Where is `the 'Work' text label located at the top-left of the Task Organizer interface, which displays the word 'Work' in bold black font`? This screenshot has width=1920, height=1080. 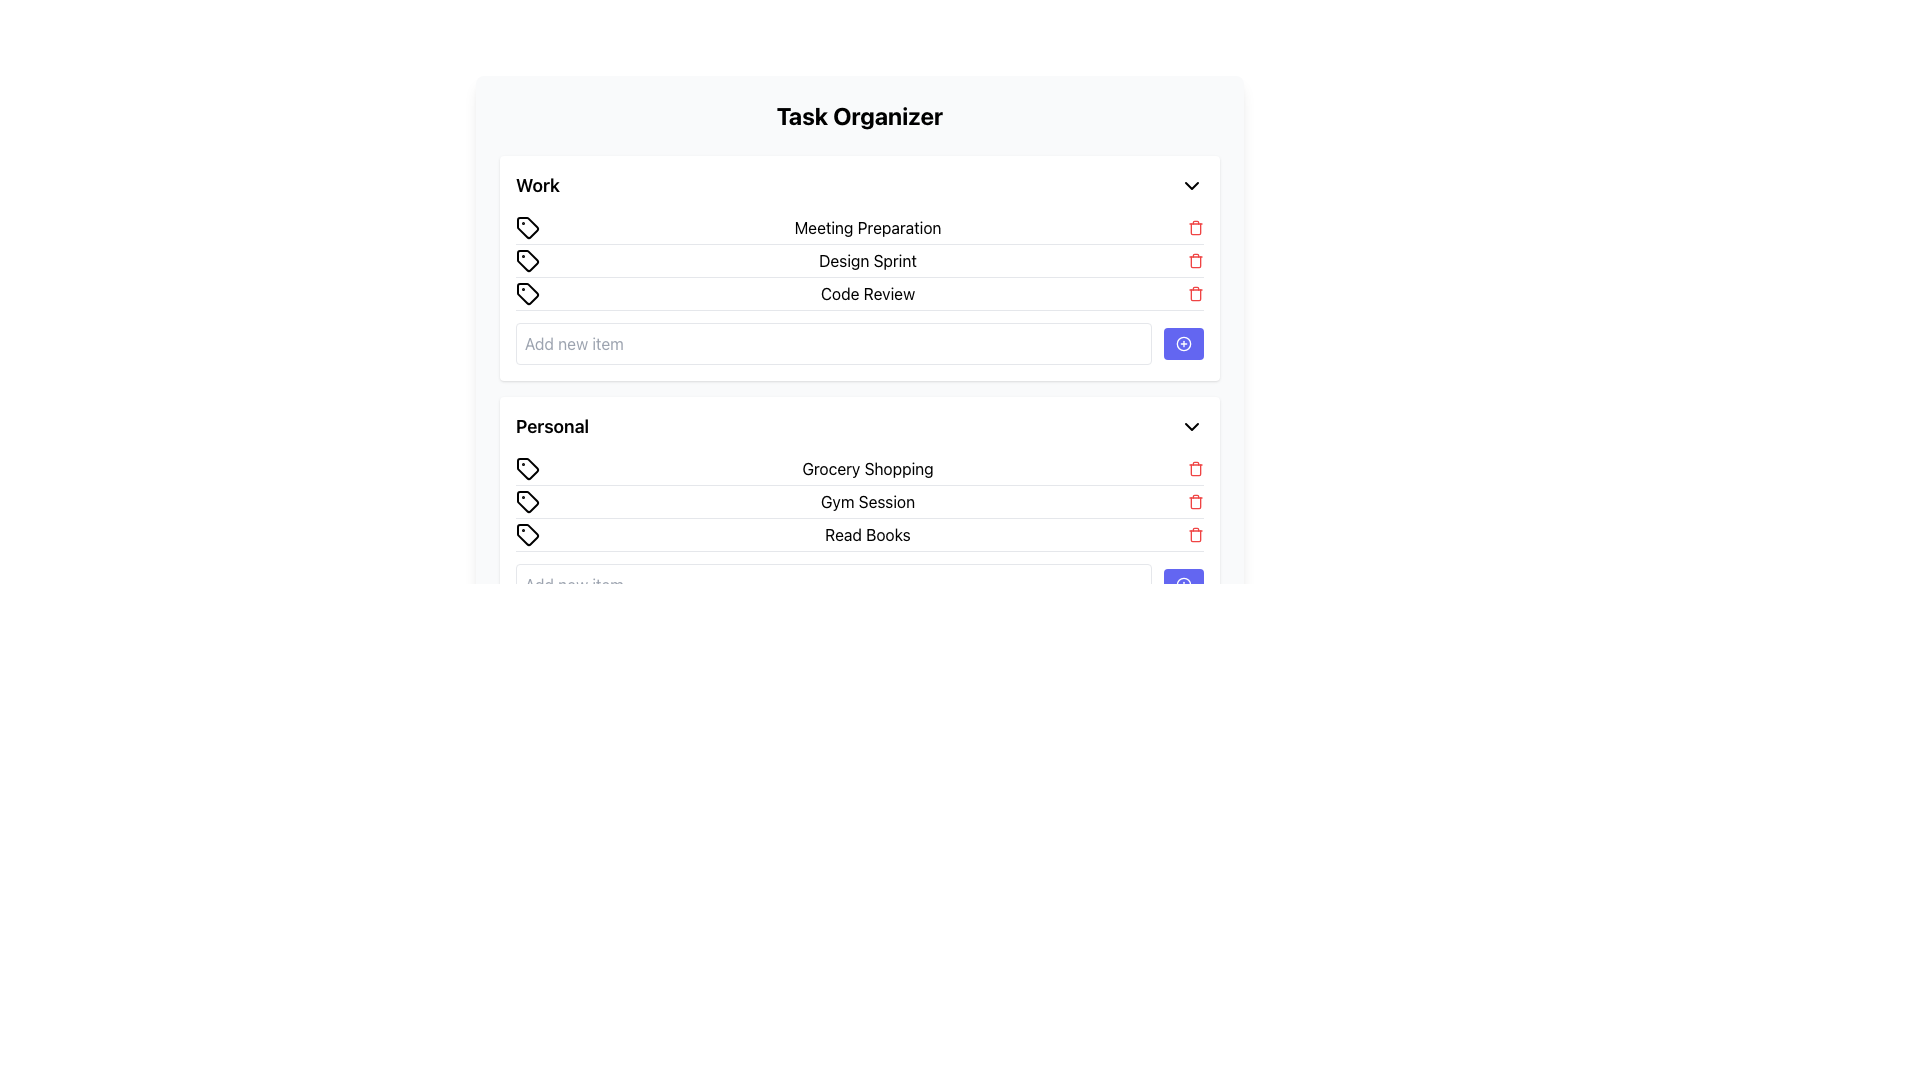
the 'Work' text label located at the top-left of the Task Organizer interface, which displays the word 'Work' in bold black font is located at coordinates (537, 185).